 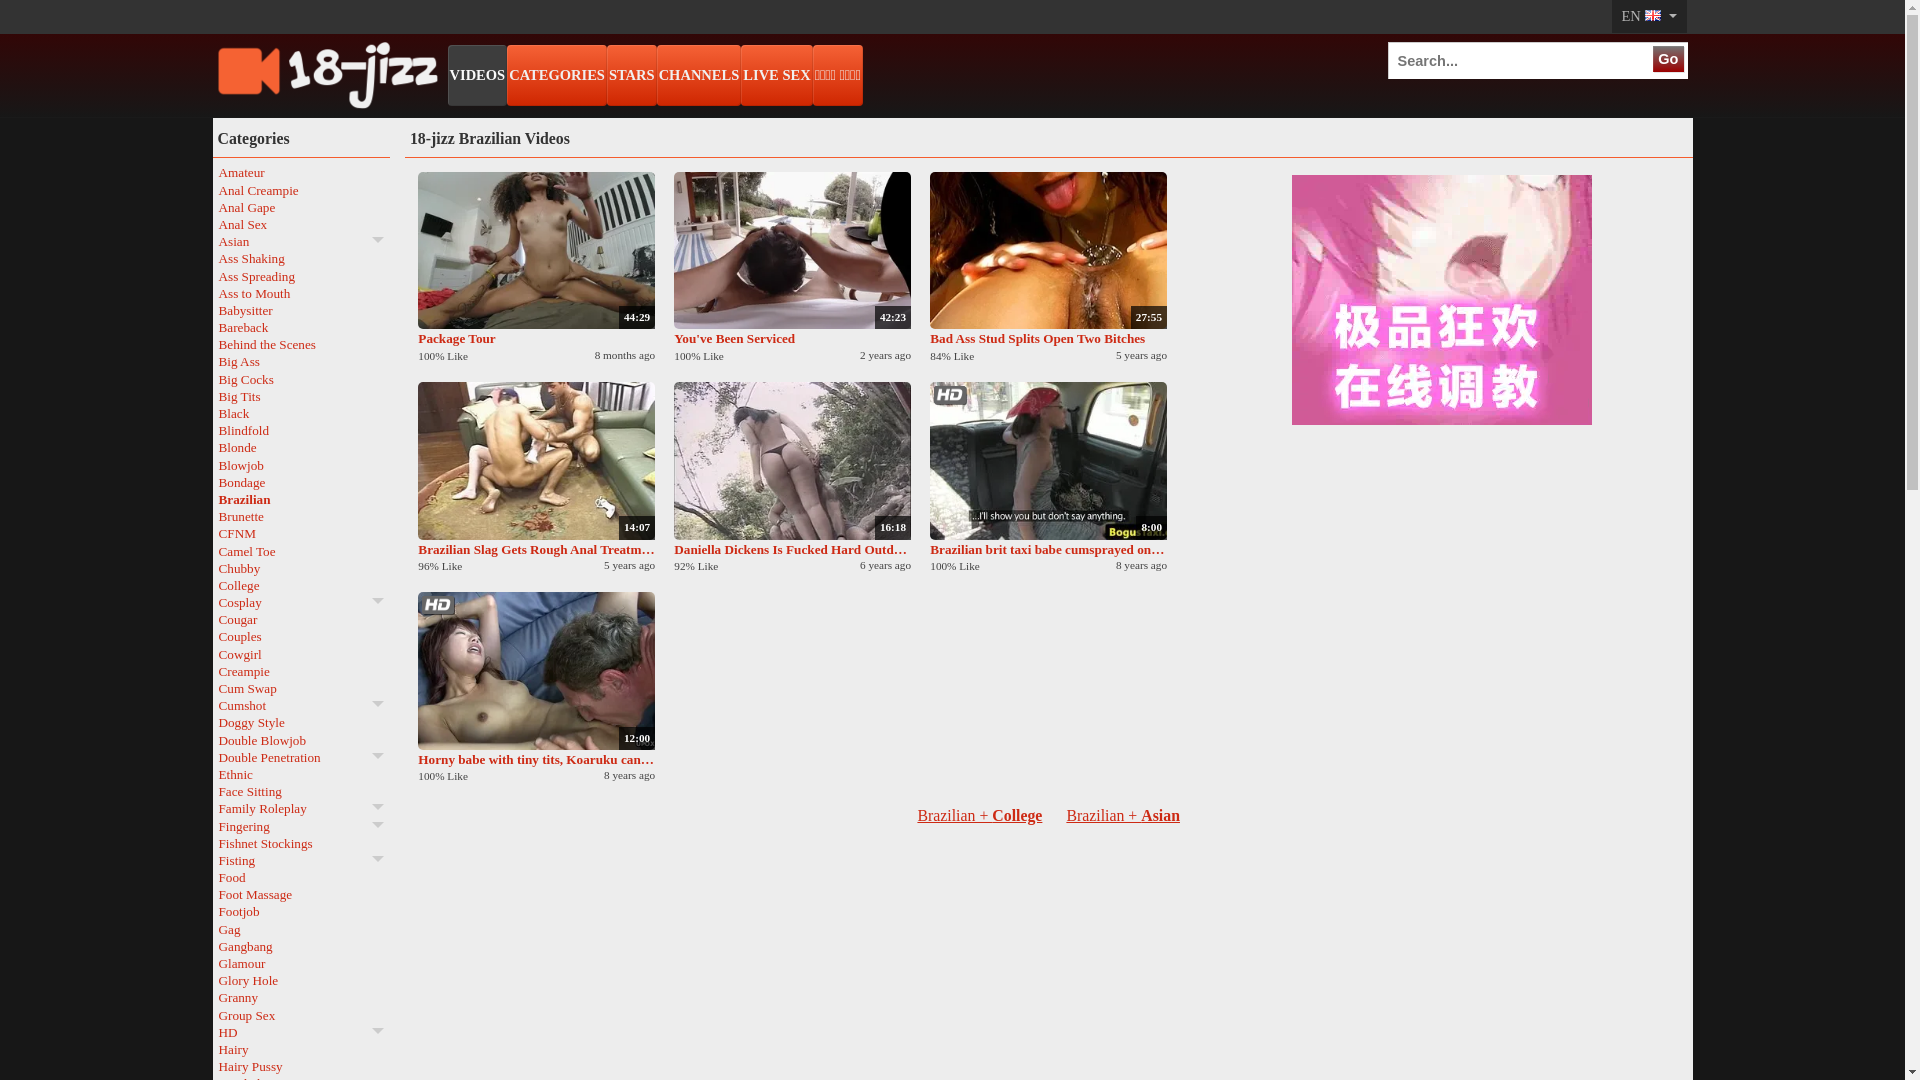 What do you see at coordinates (300, 671) in the screenshot?
I see `'Creampie'` at bounding box center [300, 671].